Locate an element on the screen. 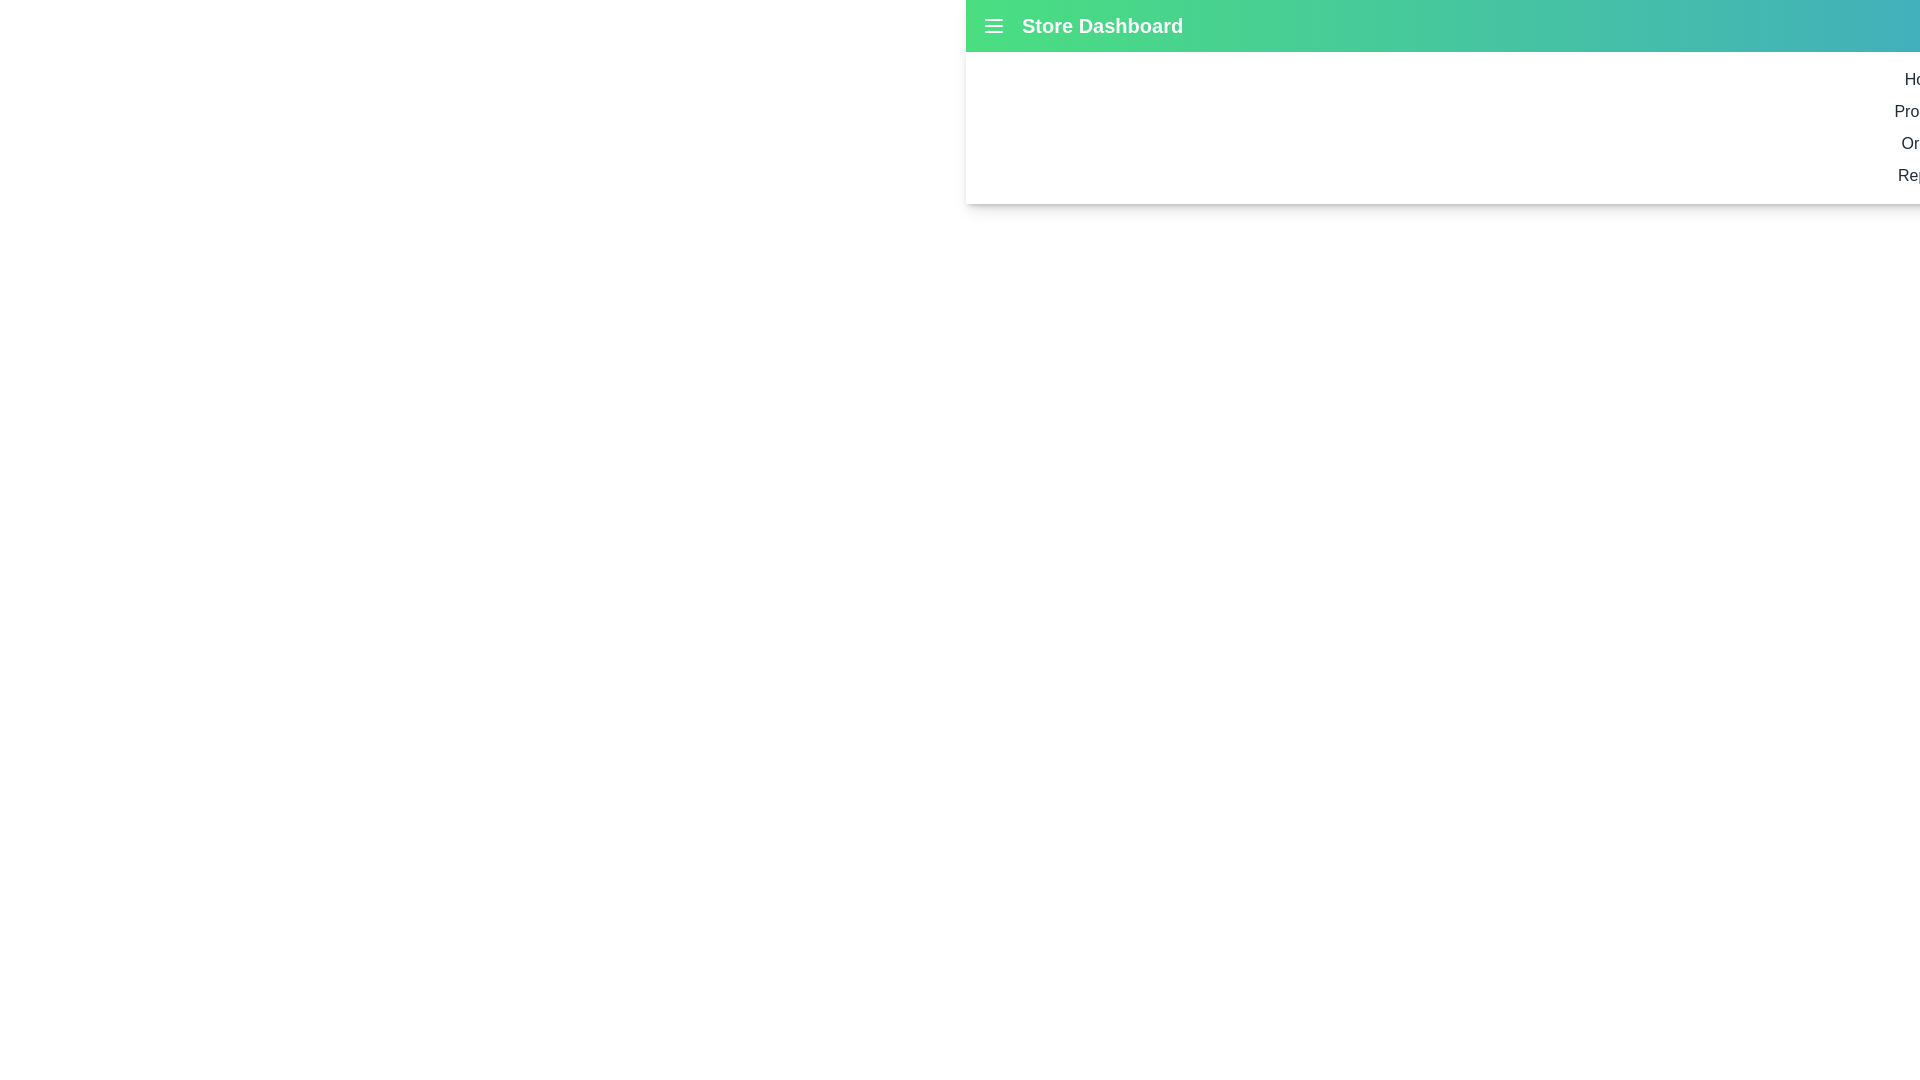  the 'Store Dashboard' text label element, which is styled with a bold, white font on a greenish background, located in the header bar of the application is located at coordinates (1081, 26).